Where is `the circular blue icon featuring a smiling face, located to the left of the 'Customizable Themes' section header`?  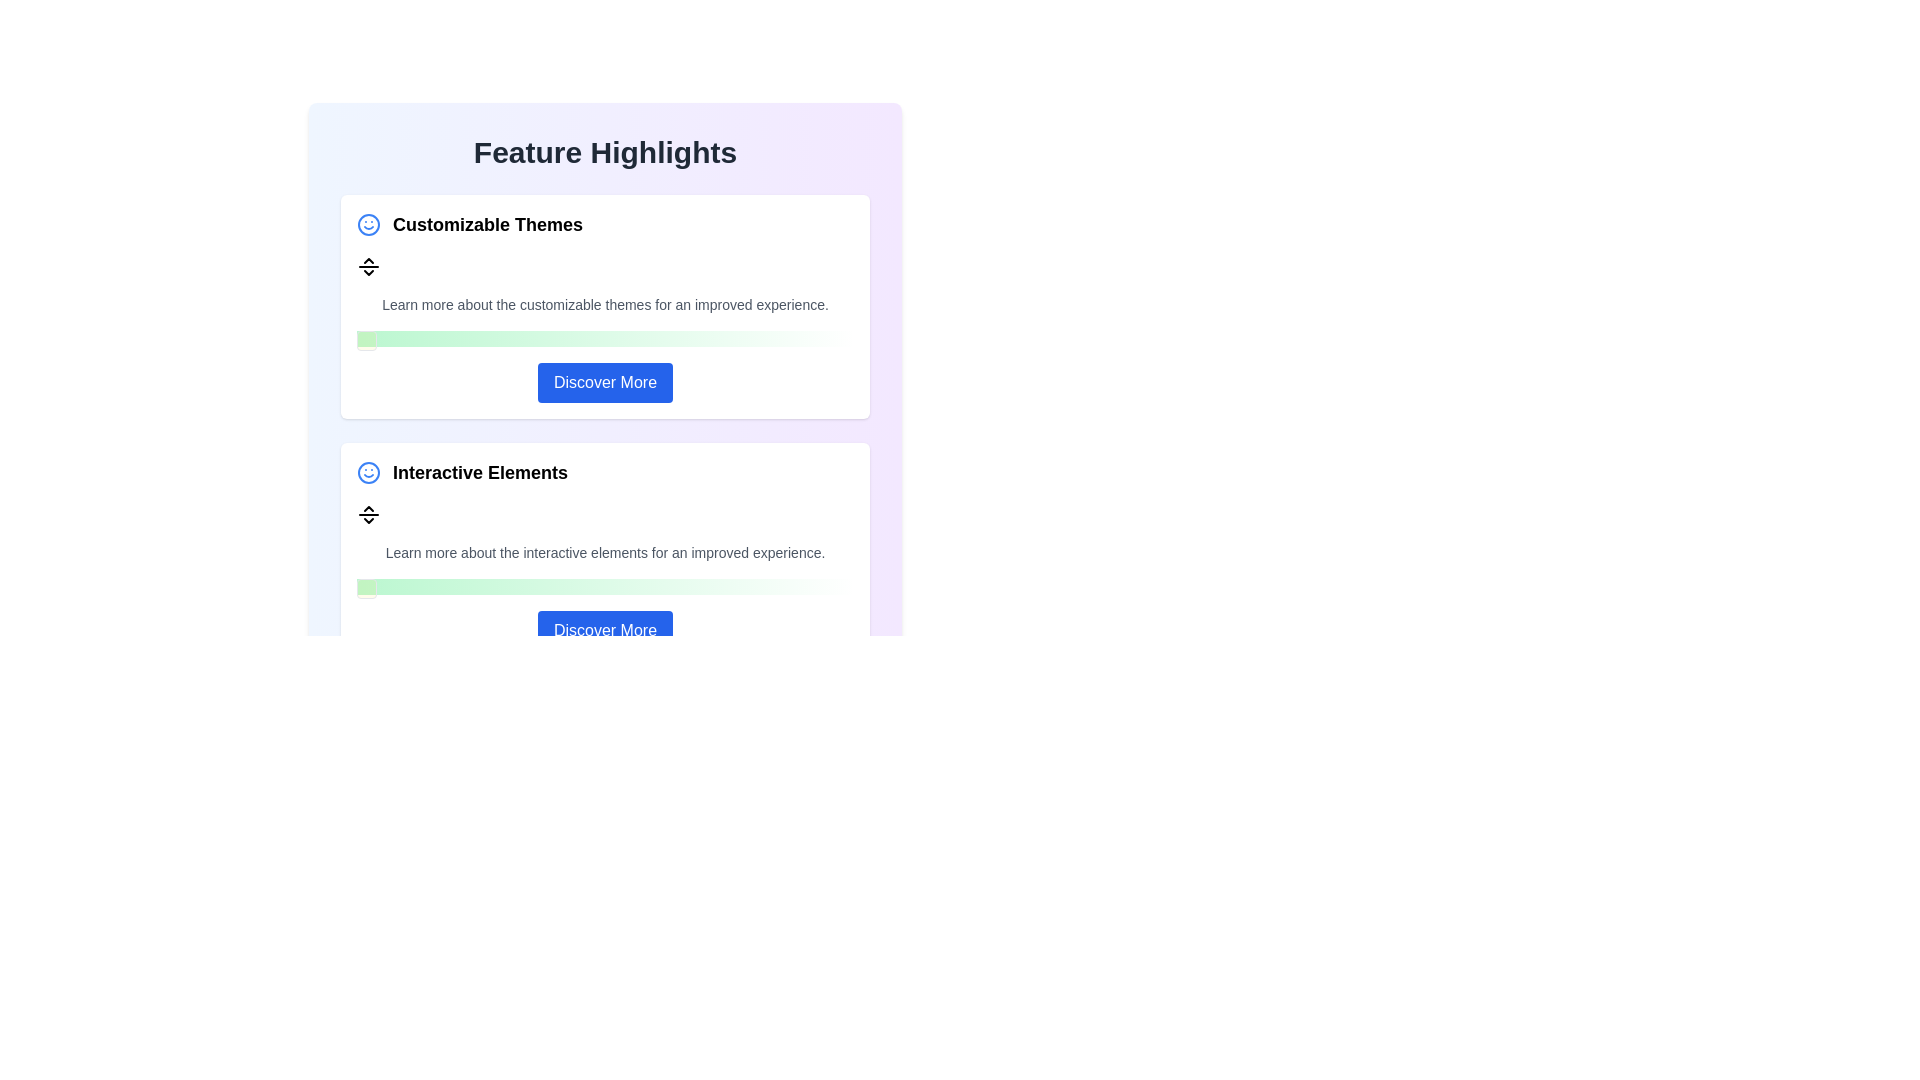 the circular blue icon featuring a smiling face, located to the left of the 'Customizable Themes' section header is located at coordinates (369, 224).